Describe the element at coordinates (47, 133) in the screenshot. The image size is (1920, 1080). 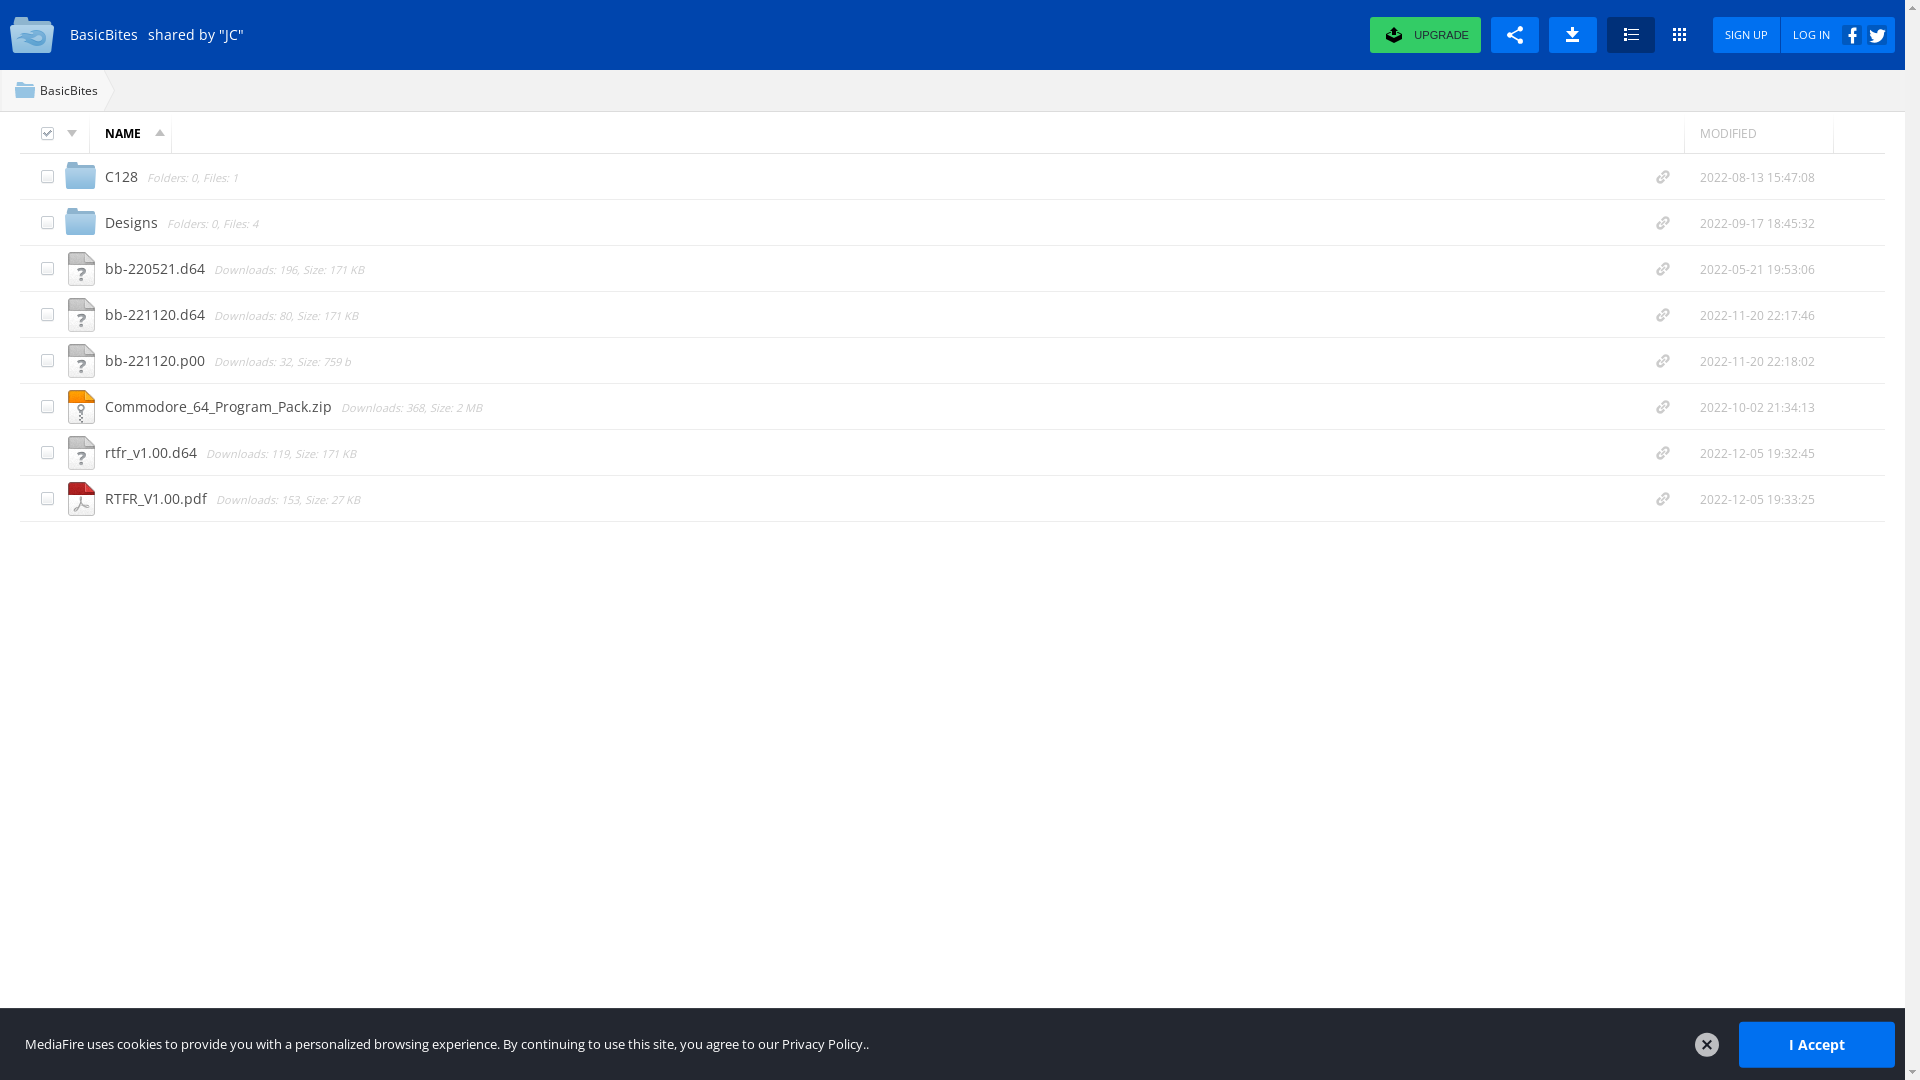
I see `'Click to select/deselect all'` at that location.